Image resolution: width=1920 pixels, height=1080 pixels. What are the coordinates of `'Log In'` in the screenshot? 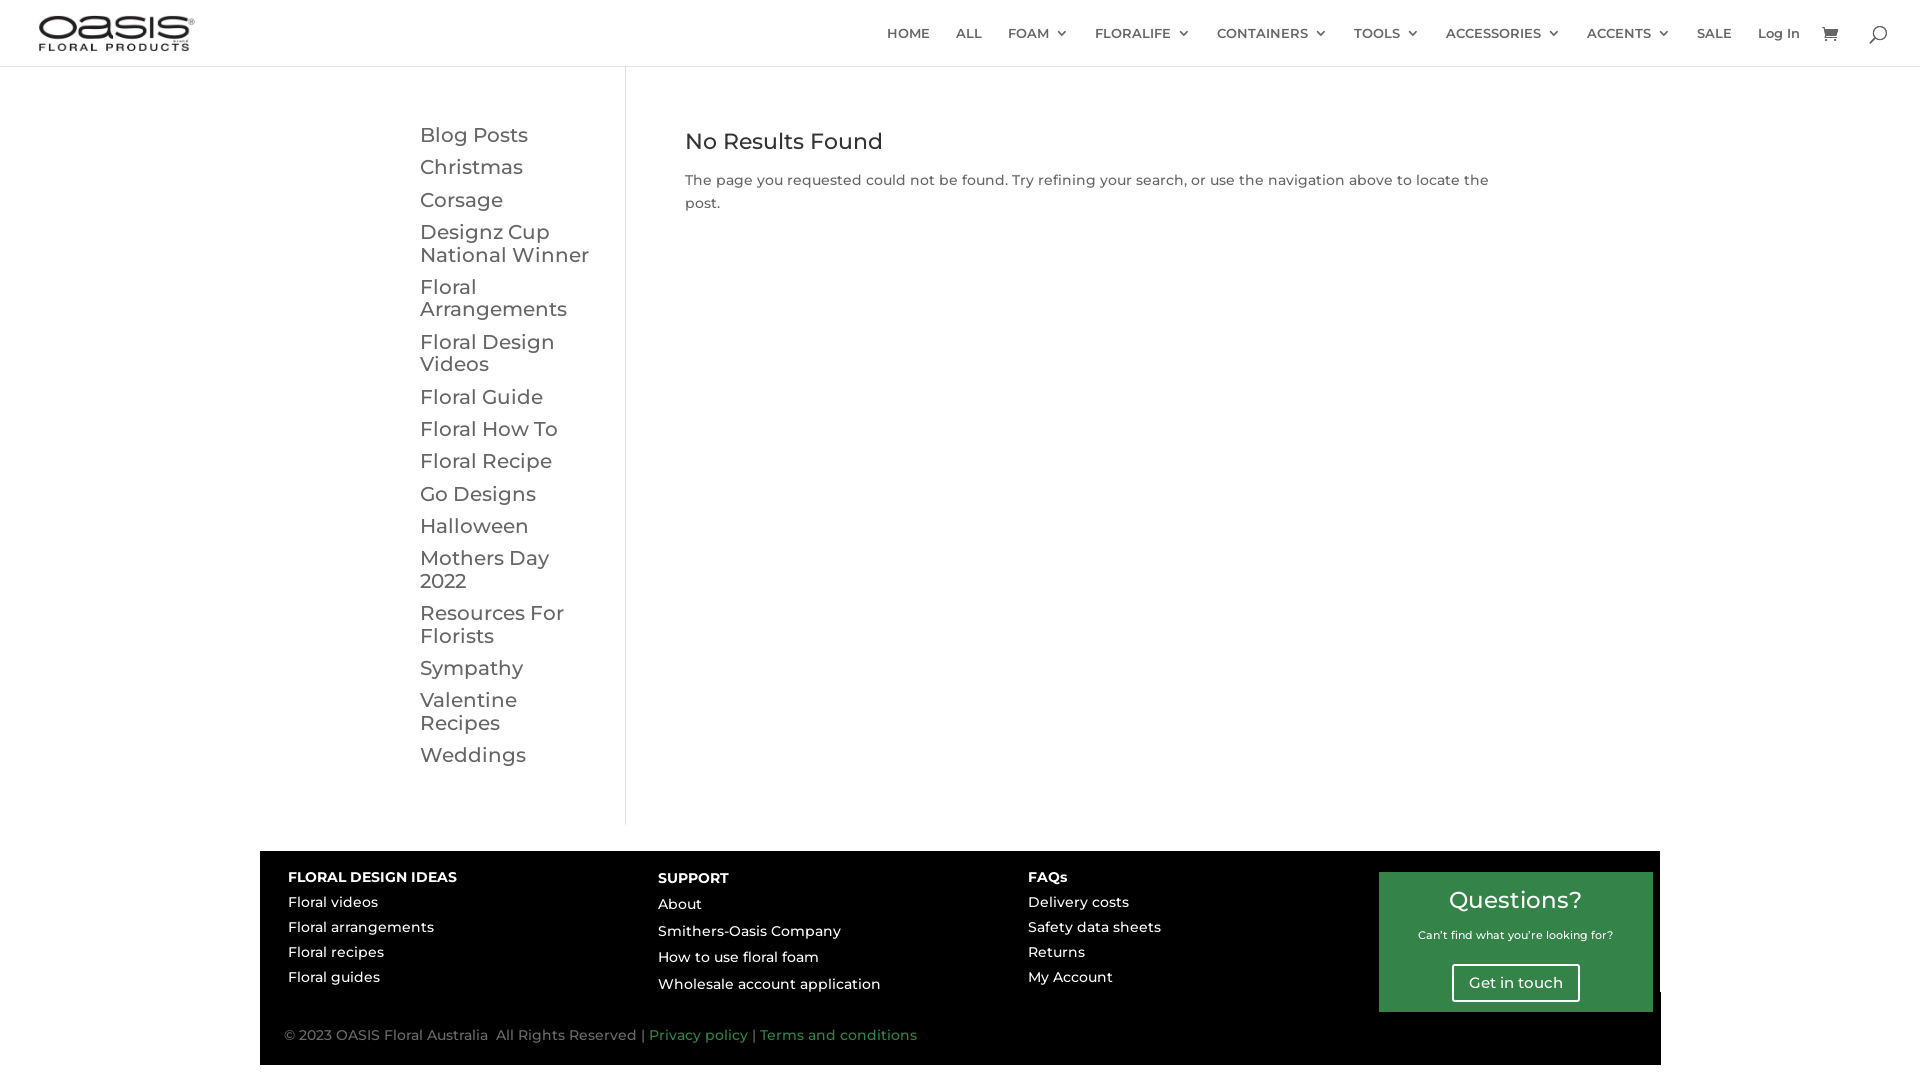 It's located at (1779, 45).